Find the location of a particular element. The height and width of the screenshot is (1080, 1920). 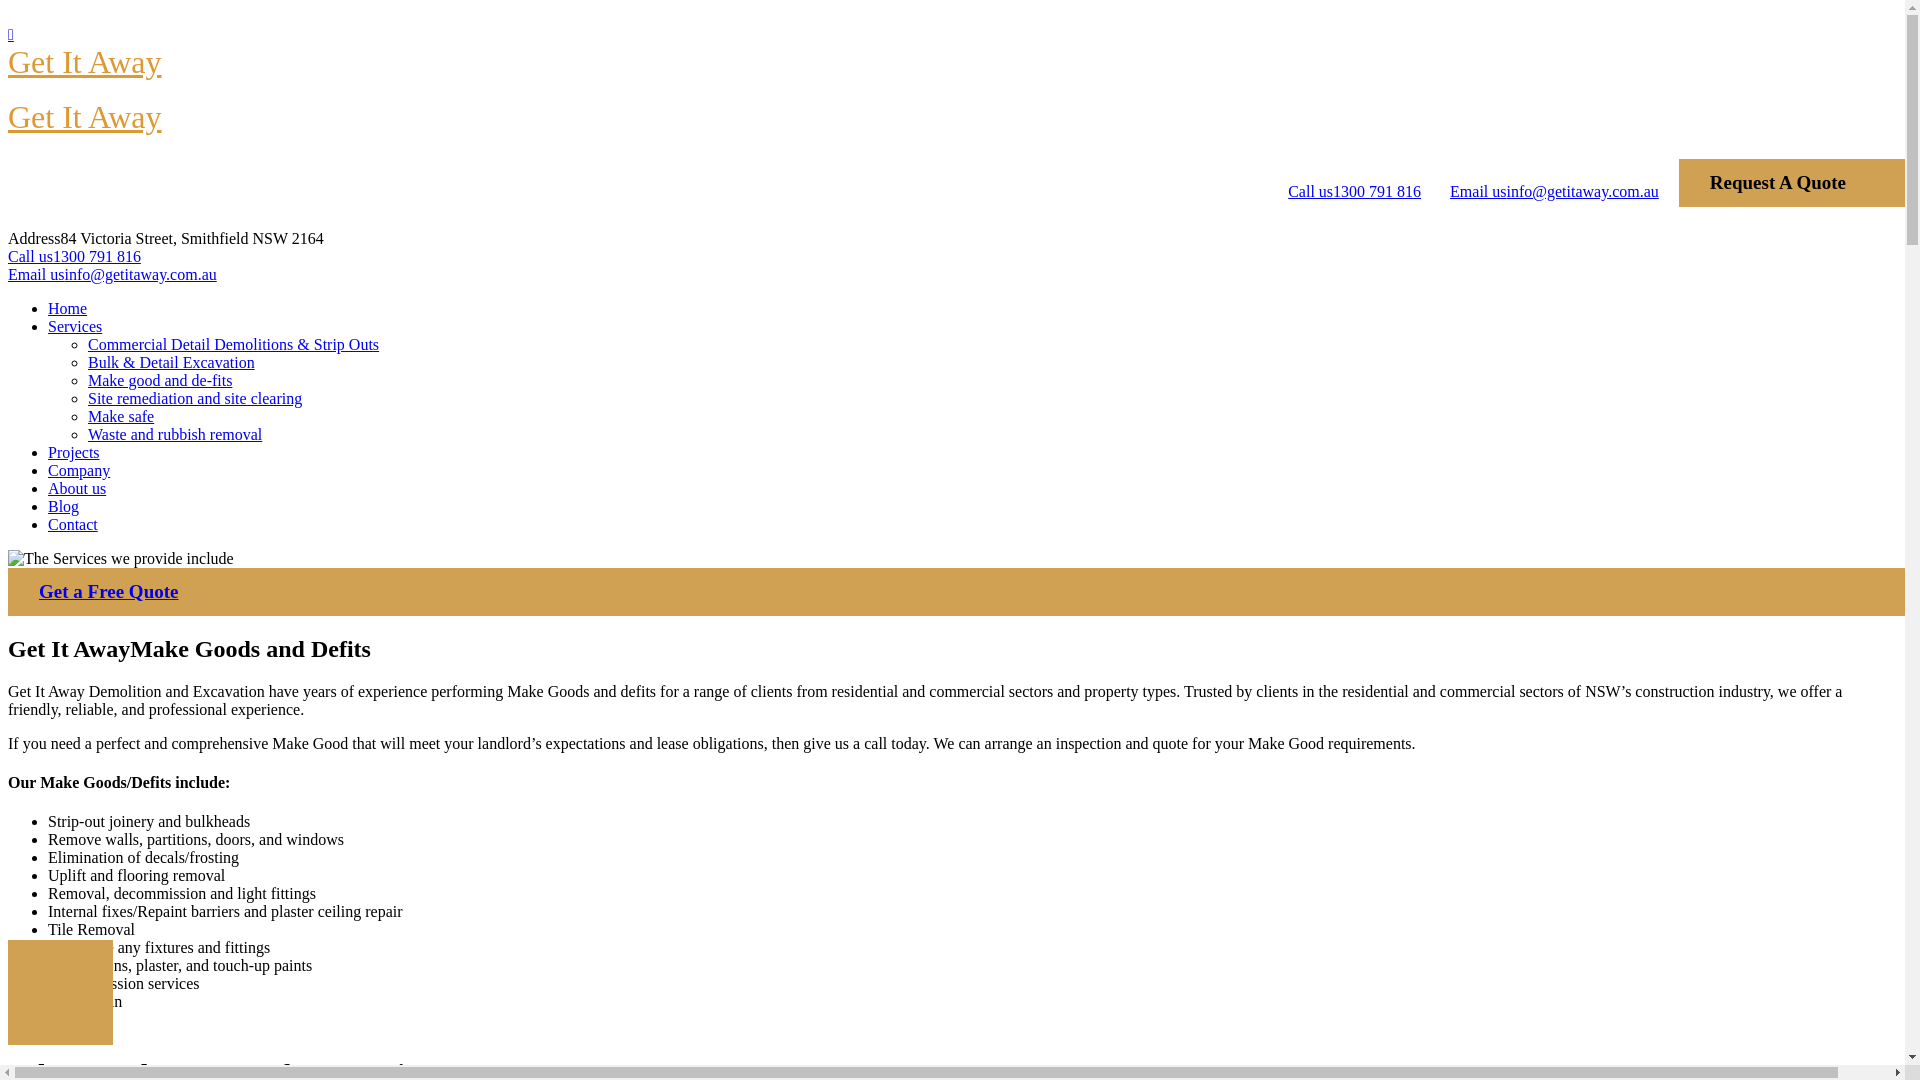

'Services' is located at coordinates (75, 325).